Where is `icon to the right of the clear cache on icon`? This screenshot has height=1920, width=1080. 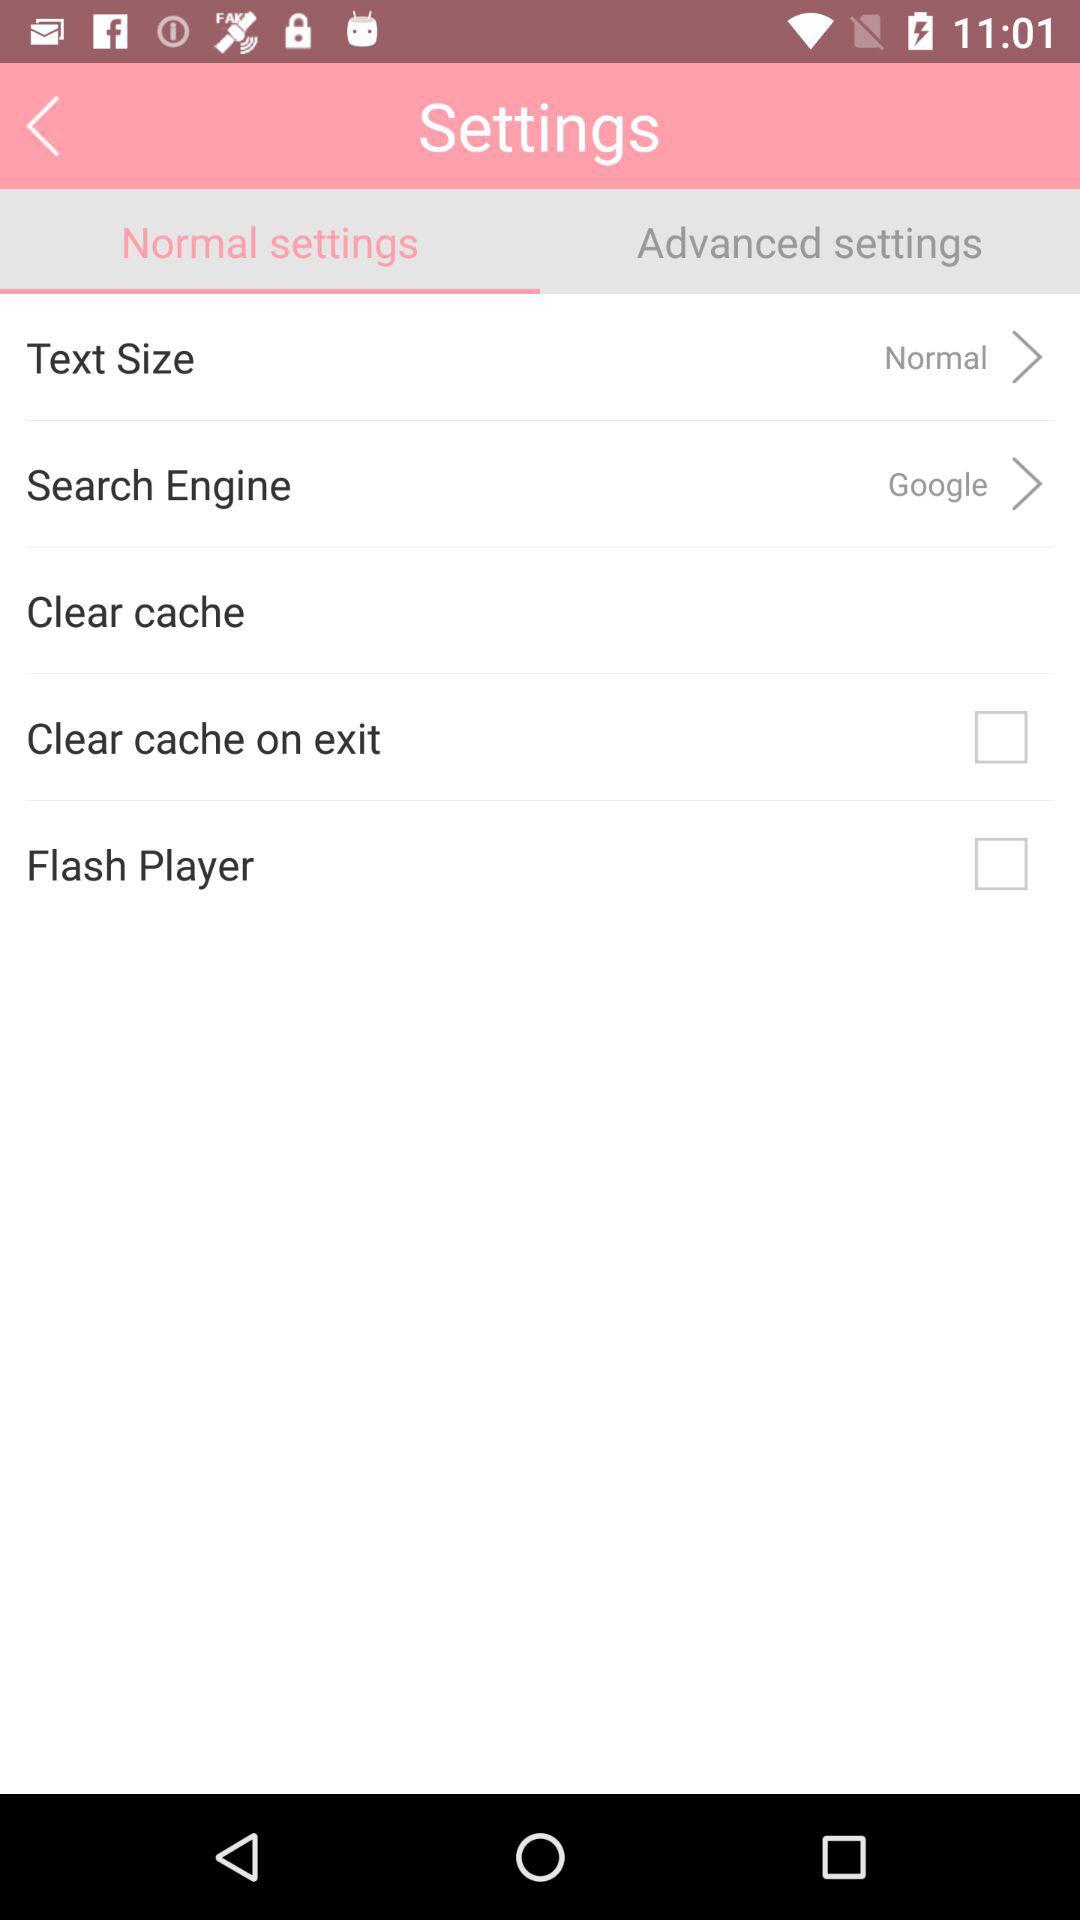
icon to the right of the clear cache on icon is located at coordinates (1001, 736).